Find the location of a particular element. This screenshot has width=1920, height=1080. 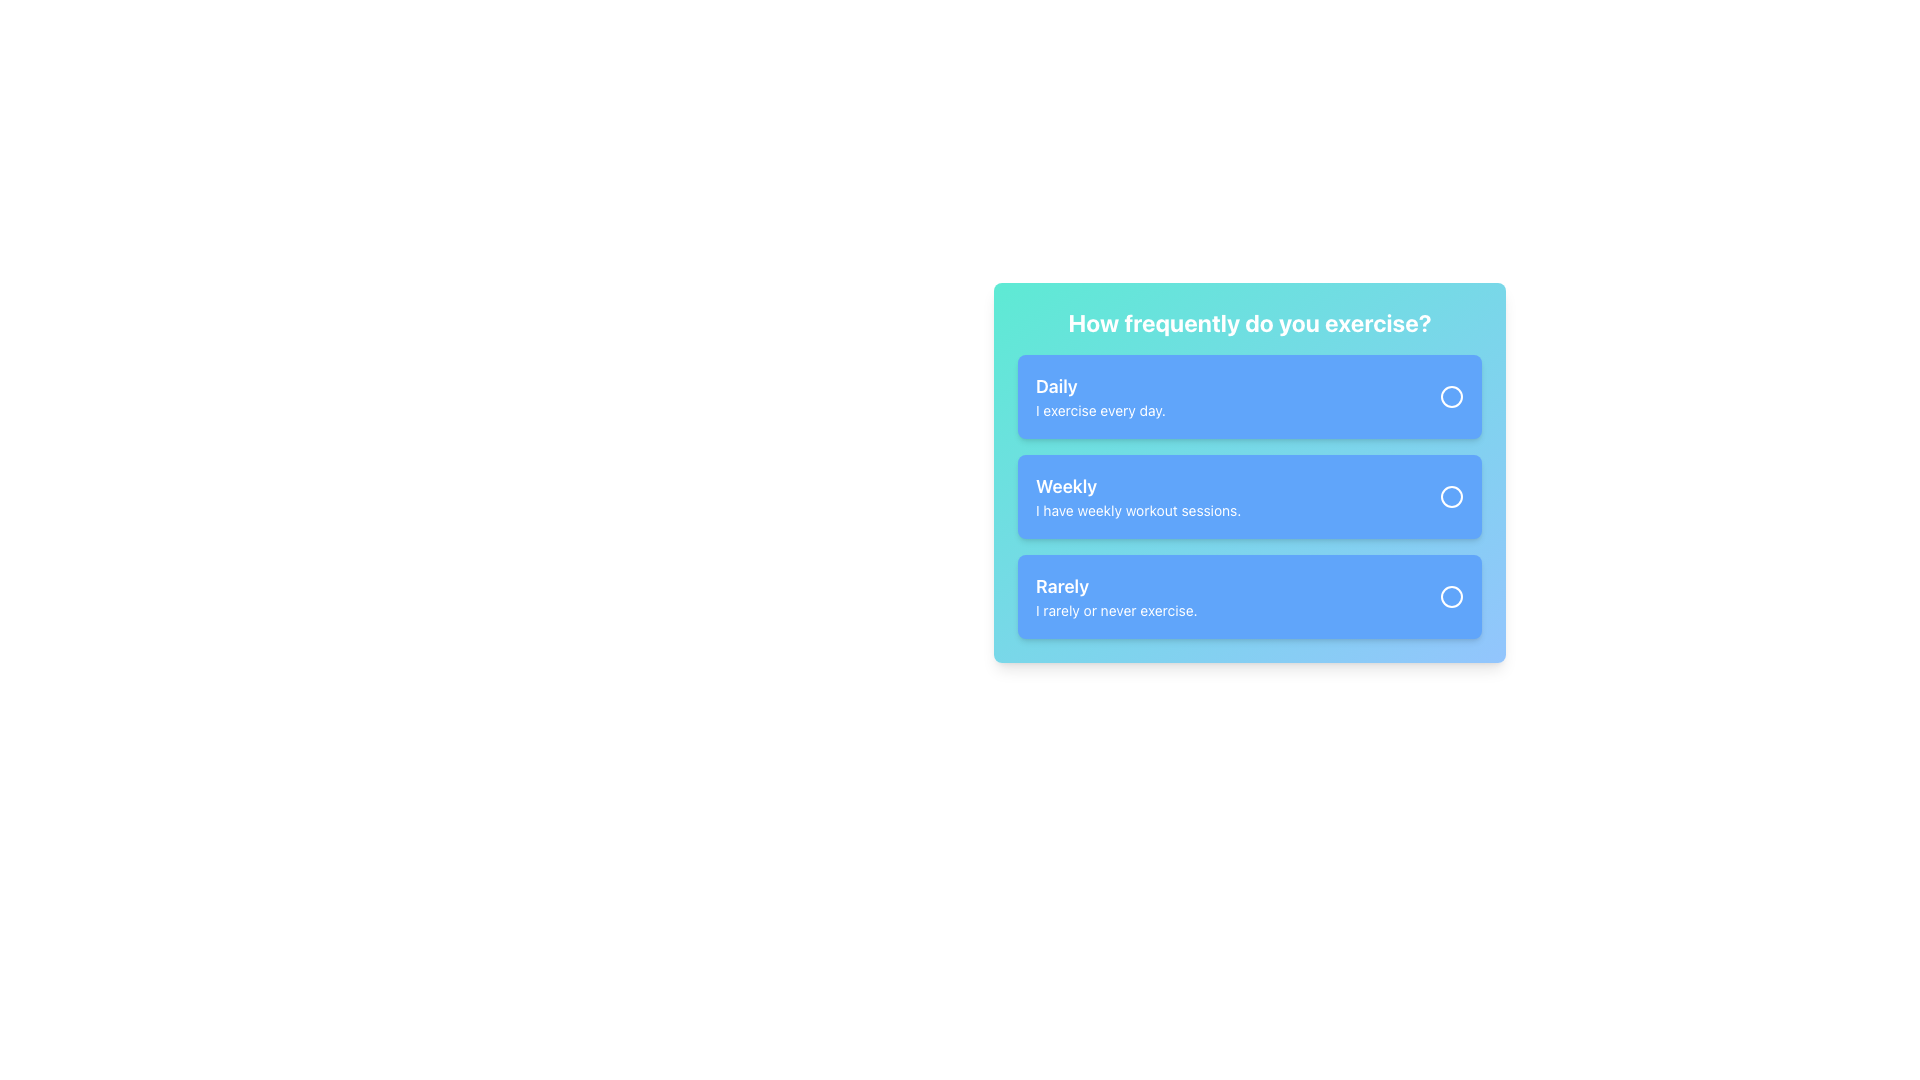

the unselected radio button, which is a small circular icon on a blue background located to the right of the 'Weekly' option in a vertical list of three options is located at coordinates (1451, 496).